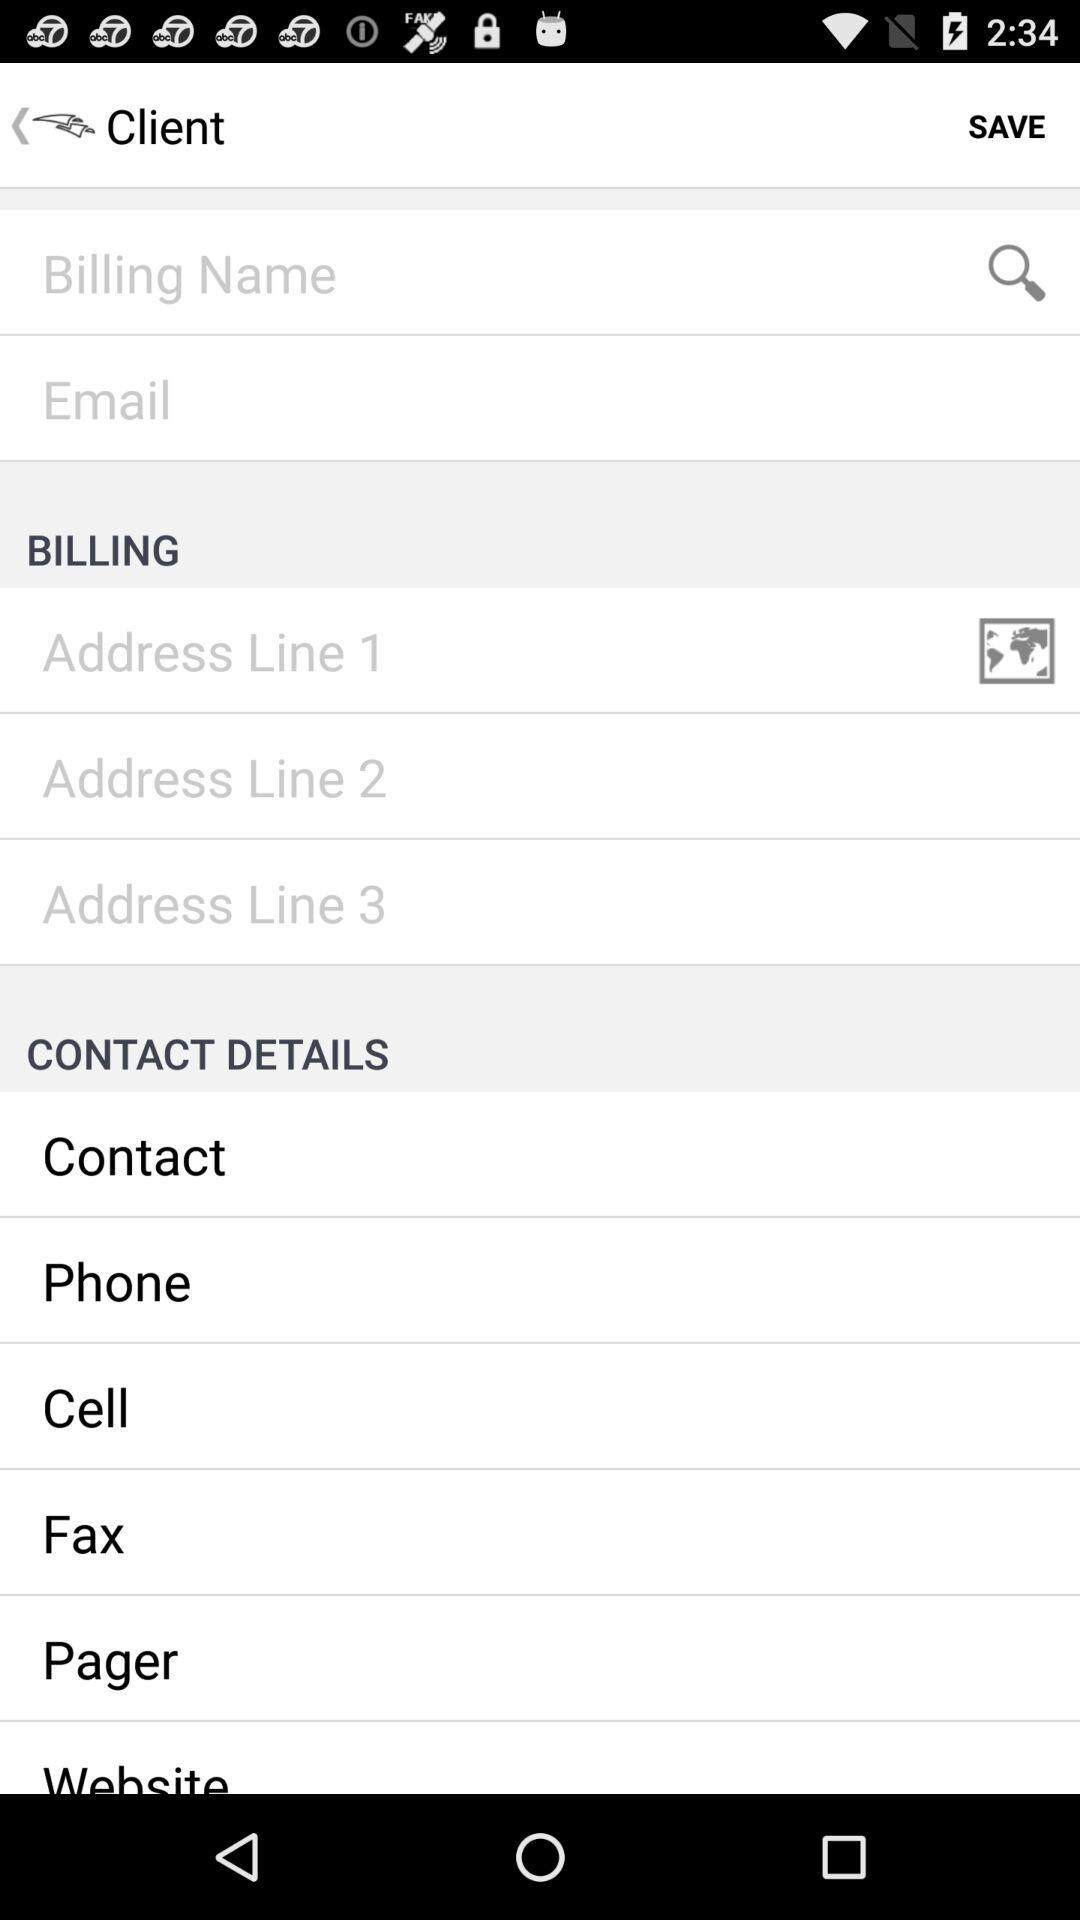 The image size is (1080, 1920). Describe the element at coordinates (540, 1281) in the screenshot. I see `click the phone option` at that location.